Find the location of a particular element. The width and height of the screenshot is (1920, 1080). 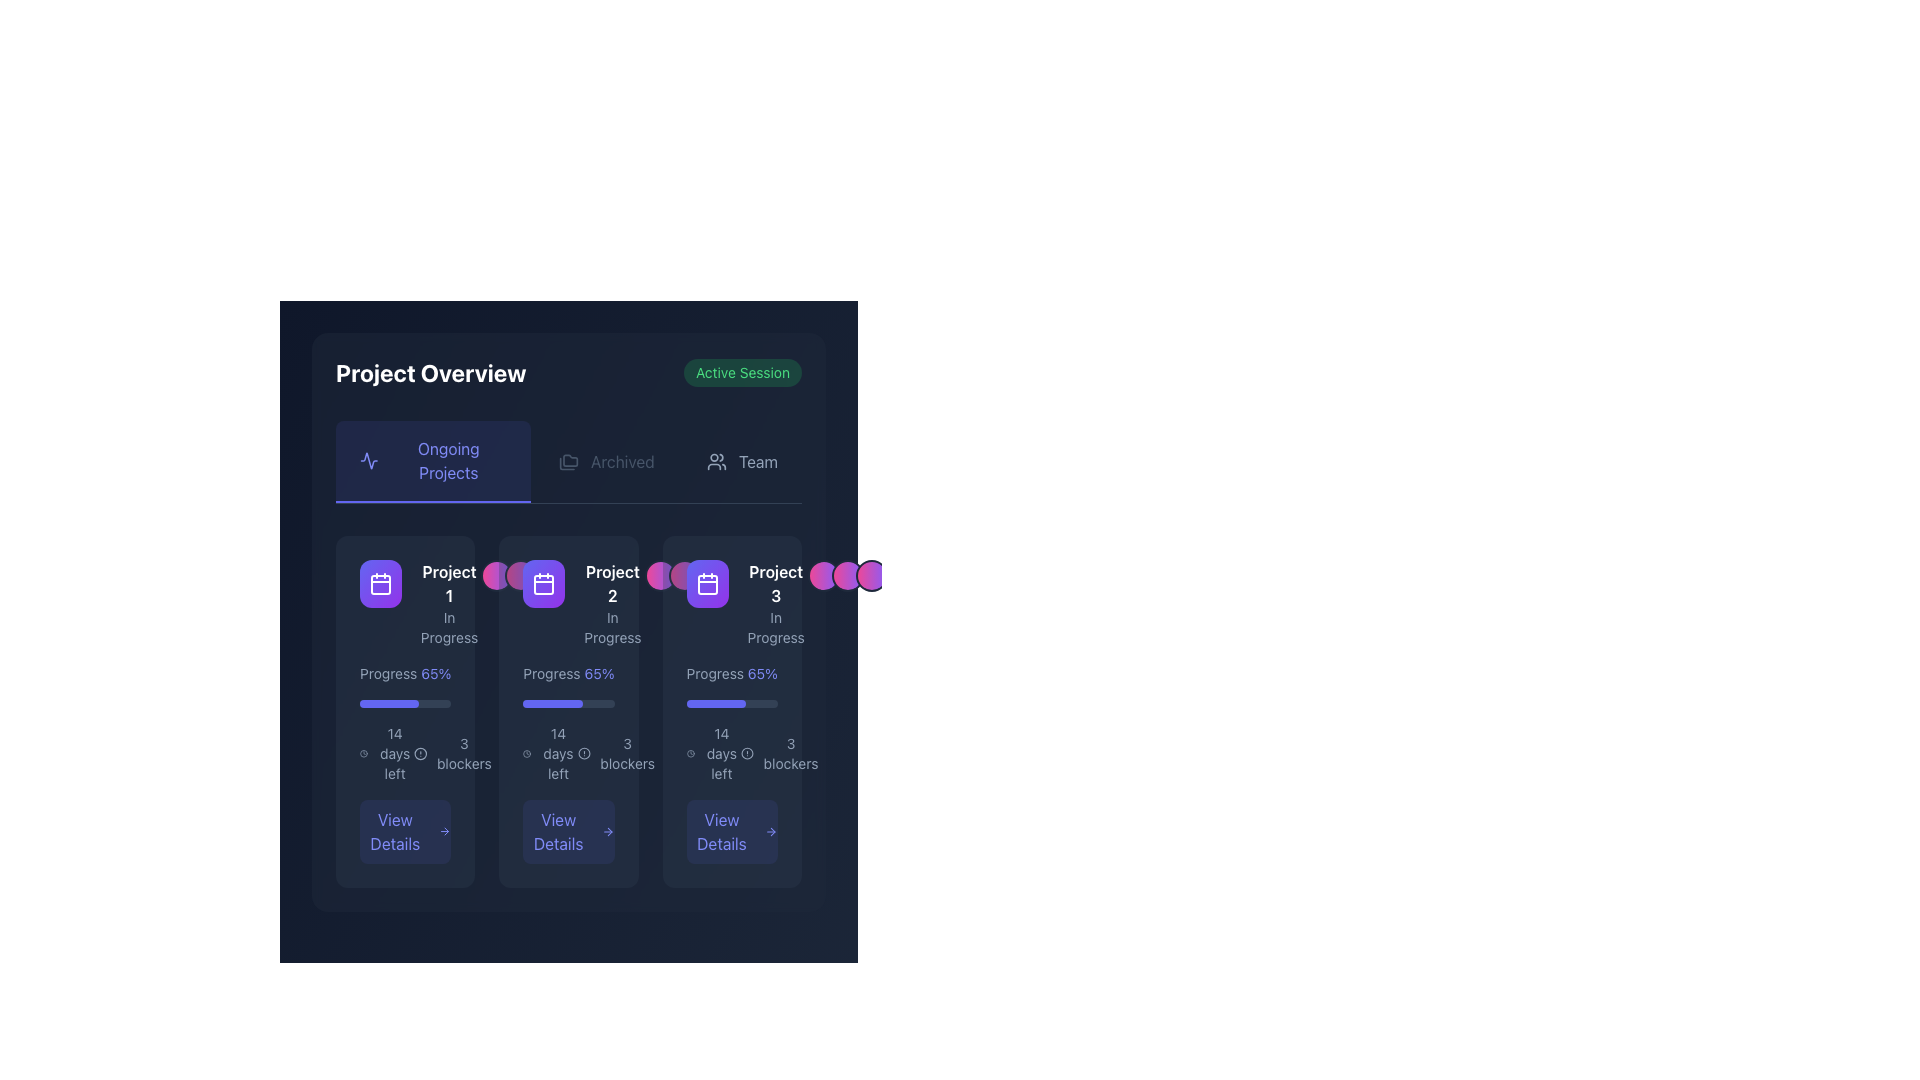

the purple rectangular shape with rounded corners inside the calendar icon for the 'Project 3' card in the 'Ongoing Projects' section is located at coordinates (707, 585).